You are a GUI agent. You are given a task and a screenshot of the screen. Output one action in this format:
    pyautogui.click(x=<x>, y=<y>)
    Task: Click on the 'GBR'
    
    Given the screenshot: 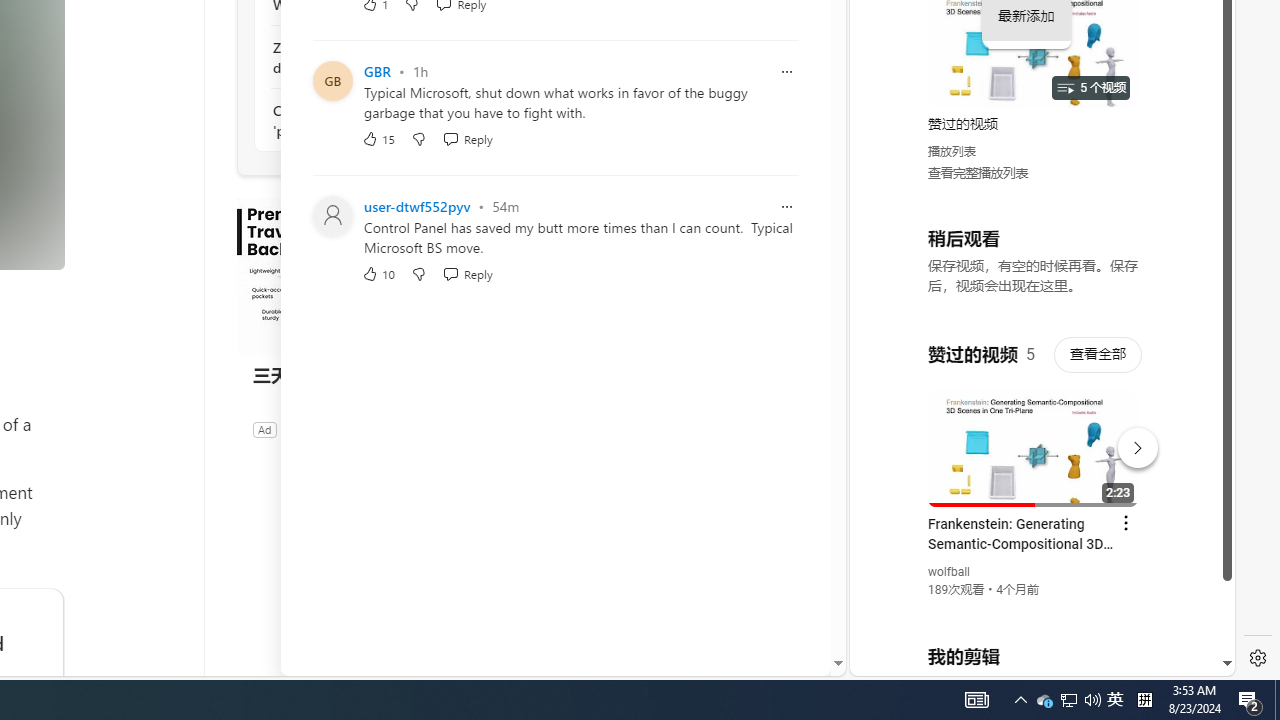 What is the action you would take?
    pyautogui.click(x=376, y=70)
    